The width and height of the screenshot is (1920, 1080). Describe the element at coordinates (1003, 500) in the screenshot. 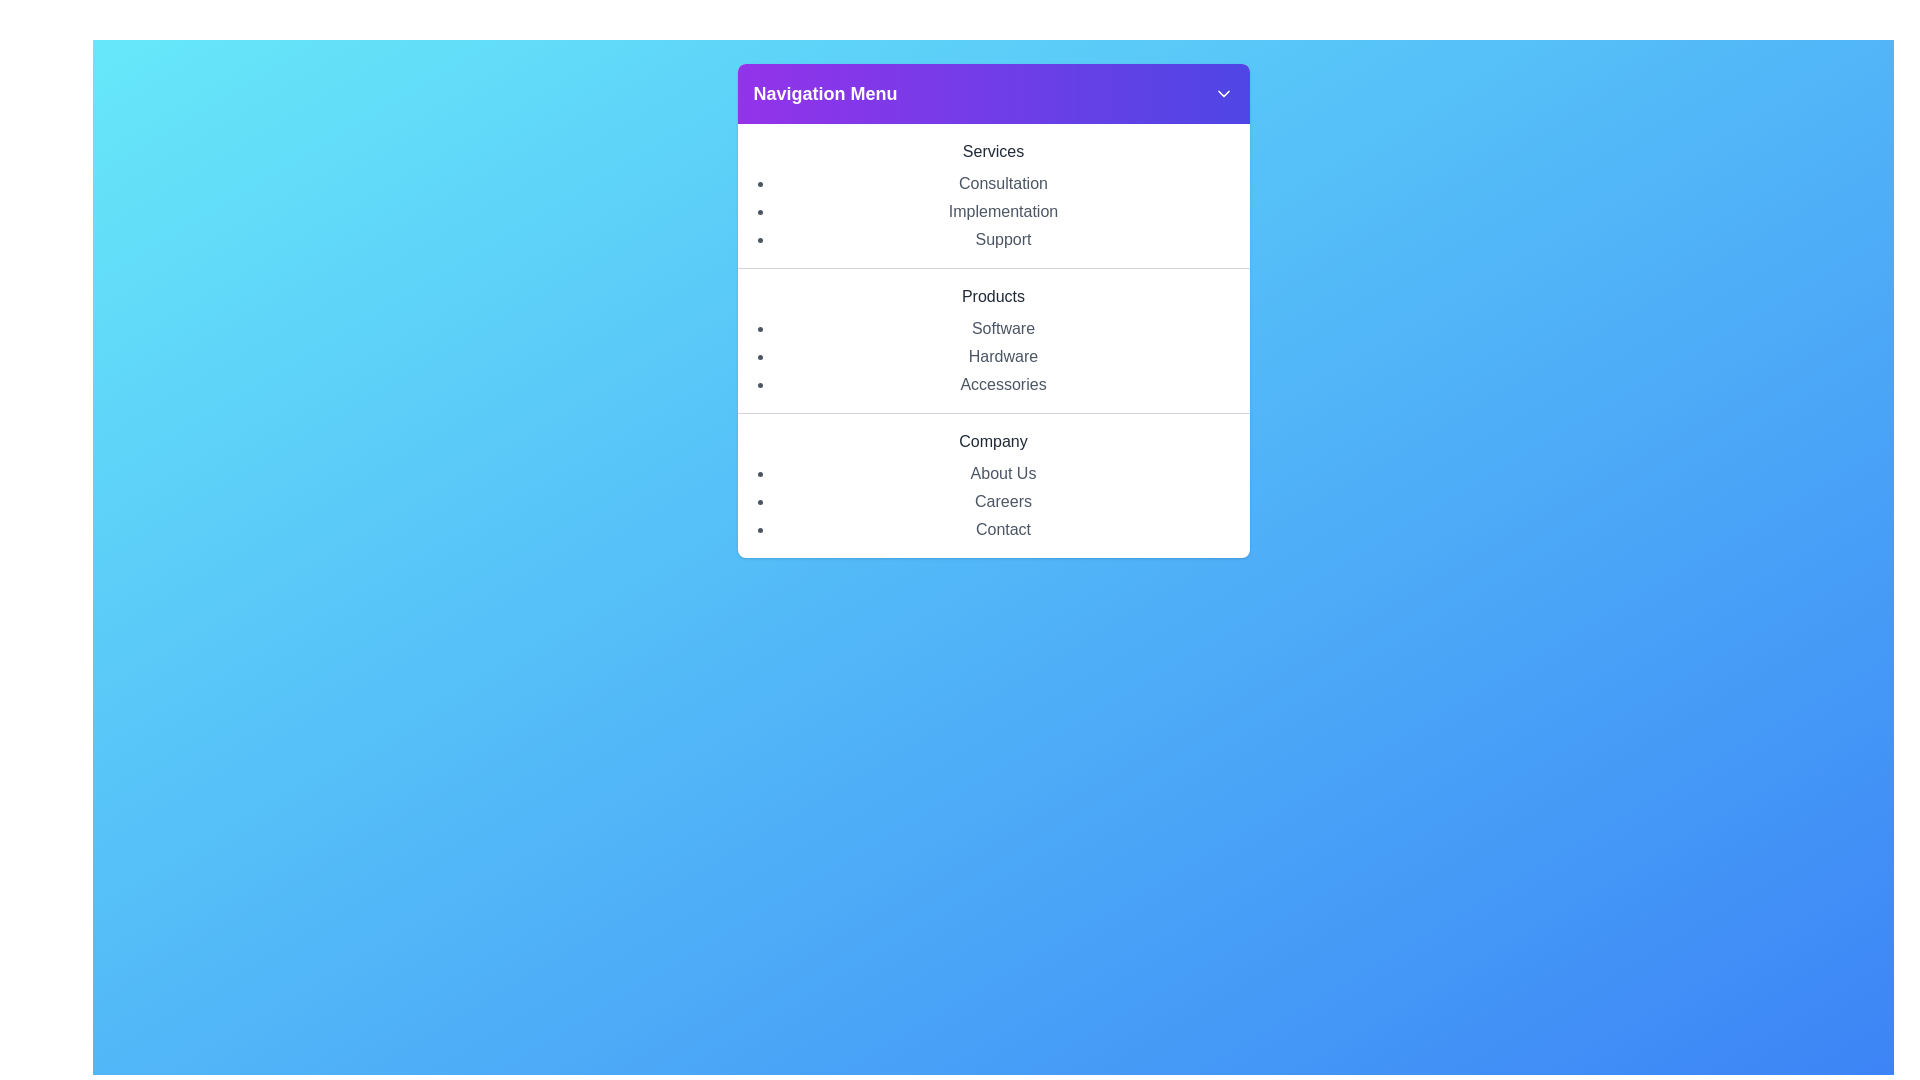

I see `the menu option Careers within the category Company` at that location.